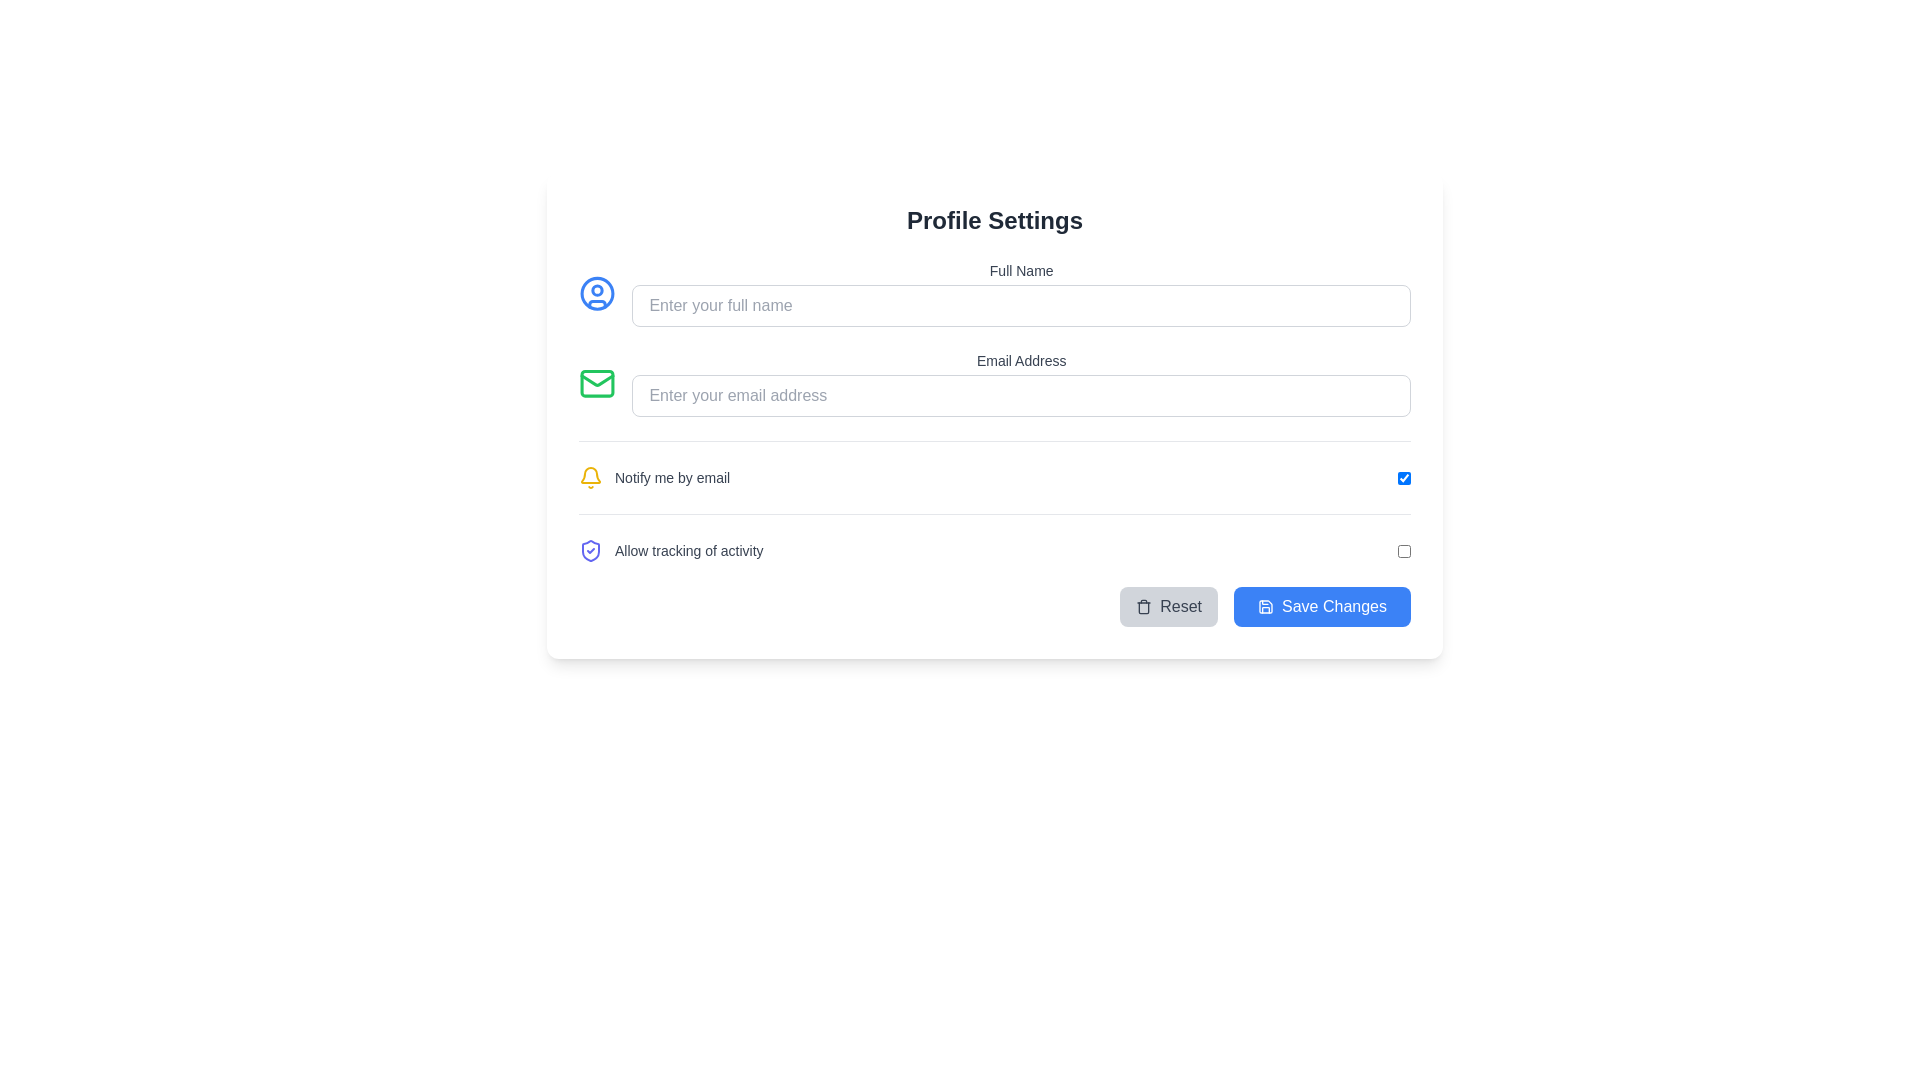 The image size is (1920, 1080). What do you see at coordinates (596, 384) in the screenshot?
I see `the green envelope icon located to the left of the 'Email Address' text input field` at bounding box center [596, 384].